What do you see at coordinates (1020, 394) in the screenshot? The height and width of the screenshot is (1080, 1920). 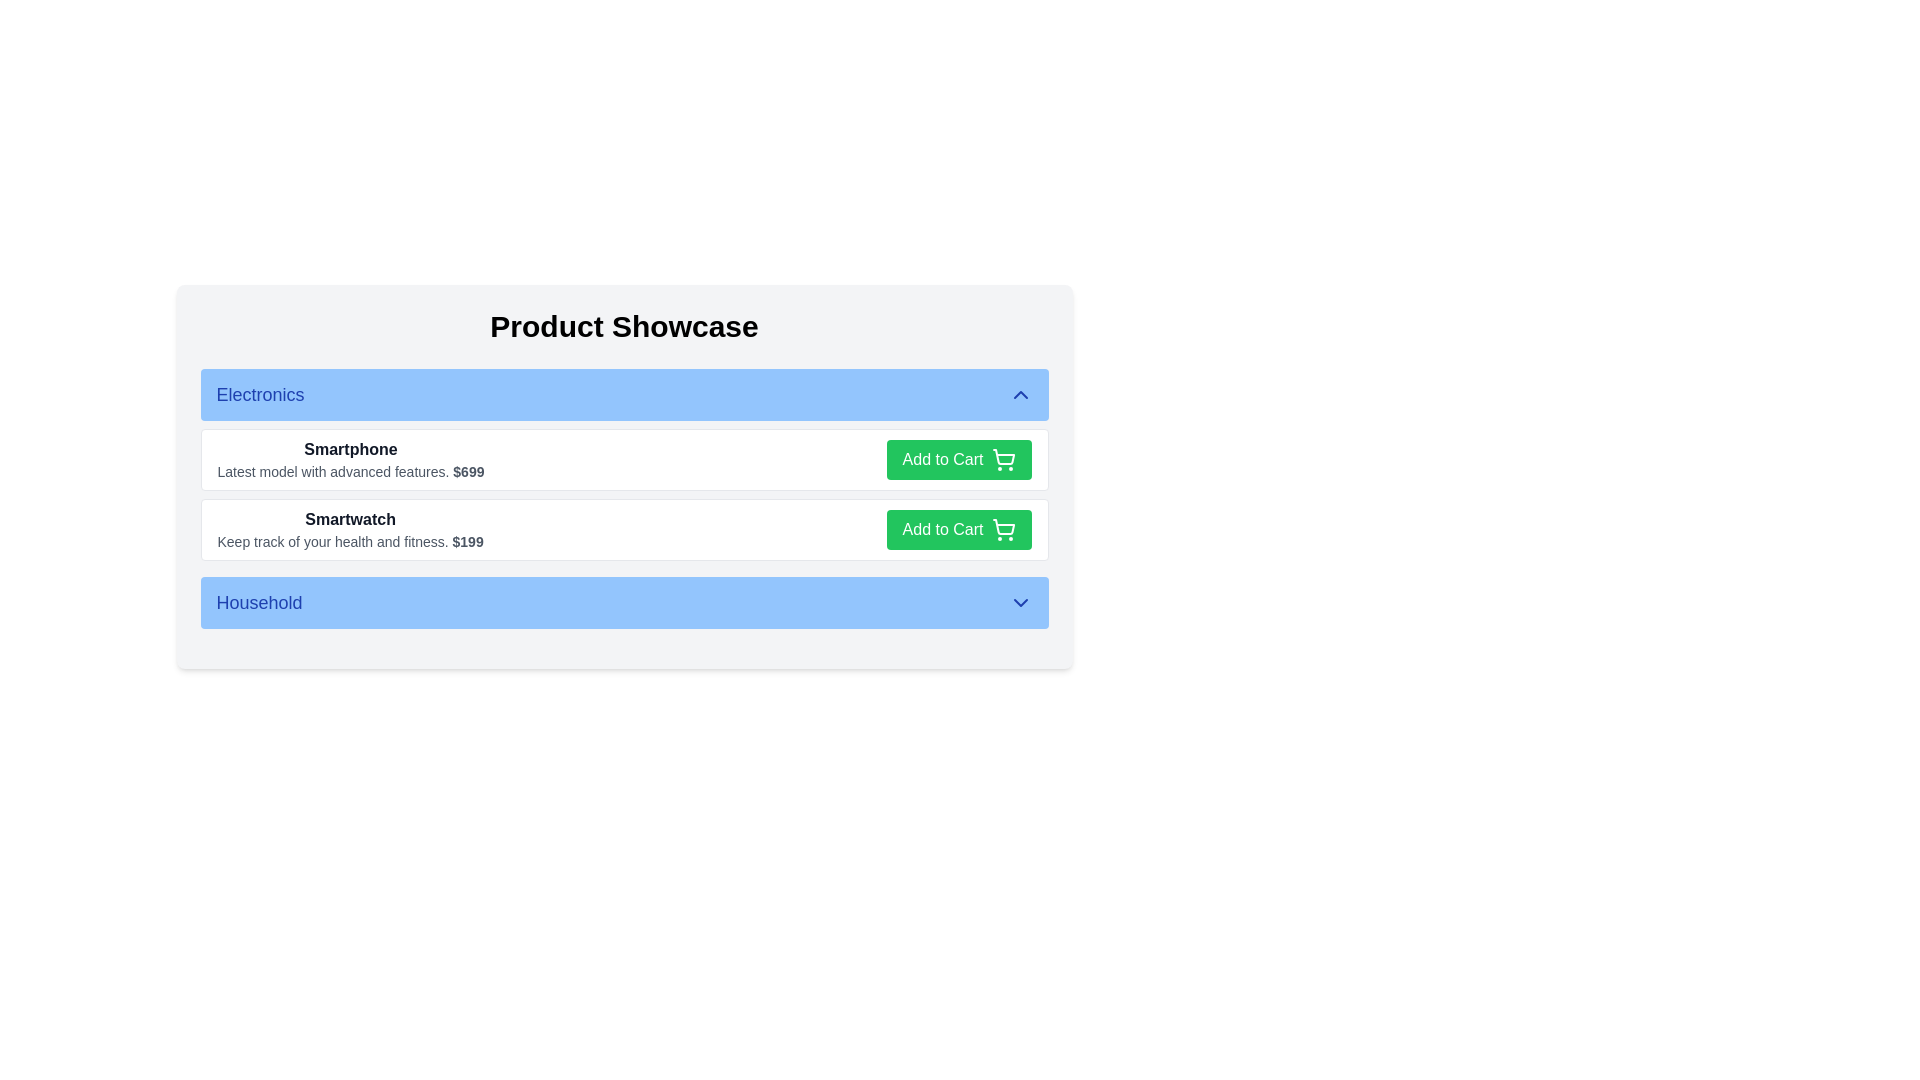 I see `the Chevron Up icon located at the right side of the header labeled 'Electronics'` at bounding box center [1020, 394].